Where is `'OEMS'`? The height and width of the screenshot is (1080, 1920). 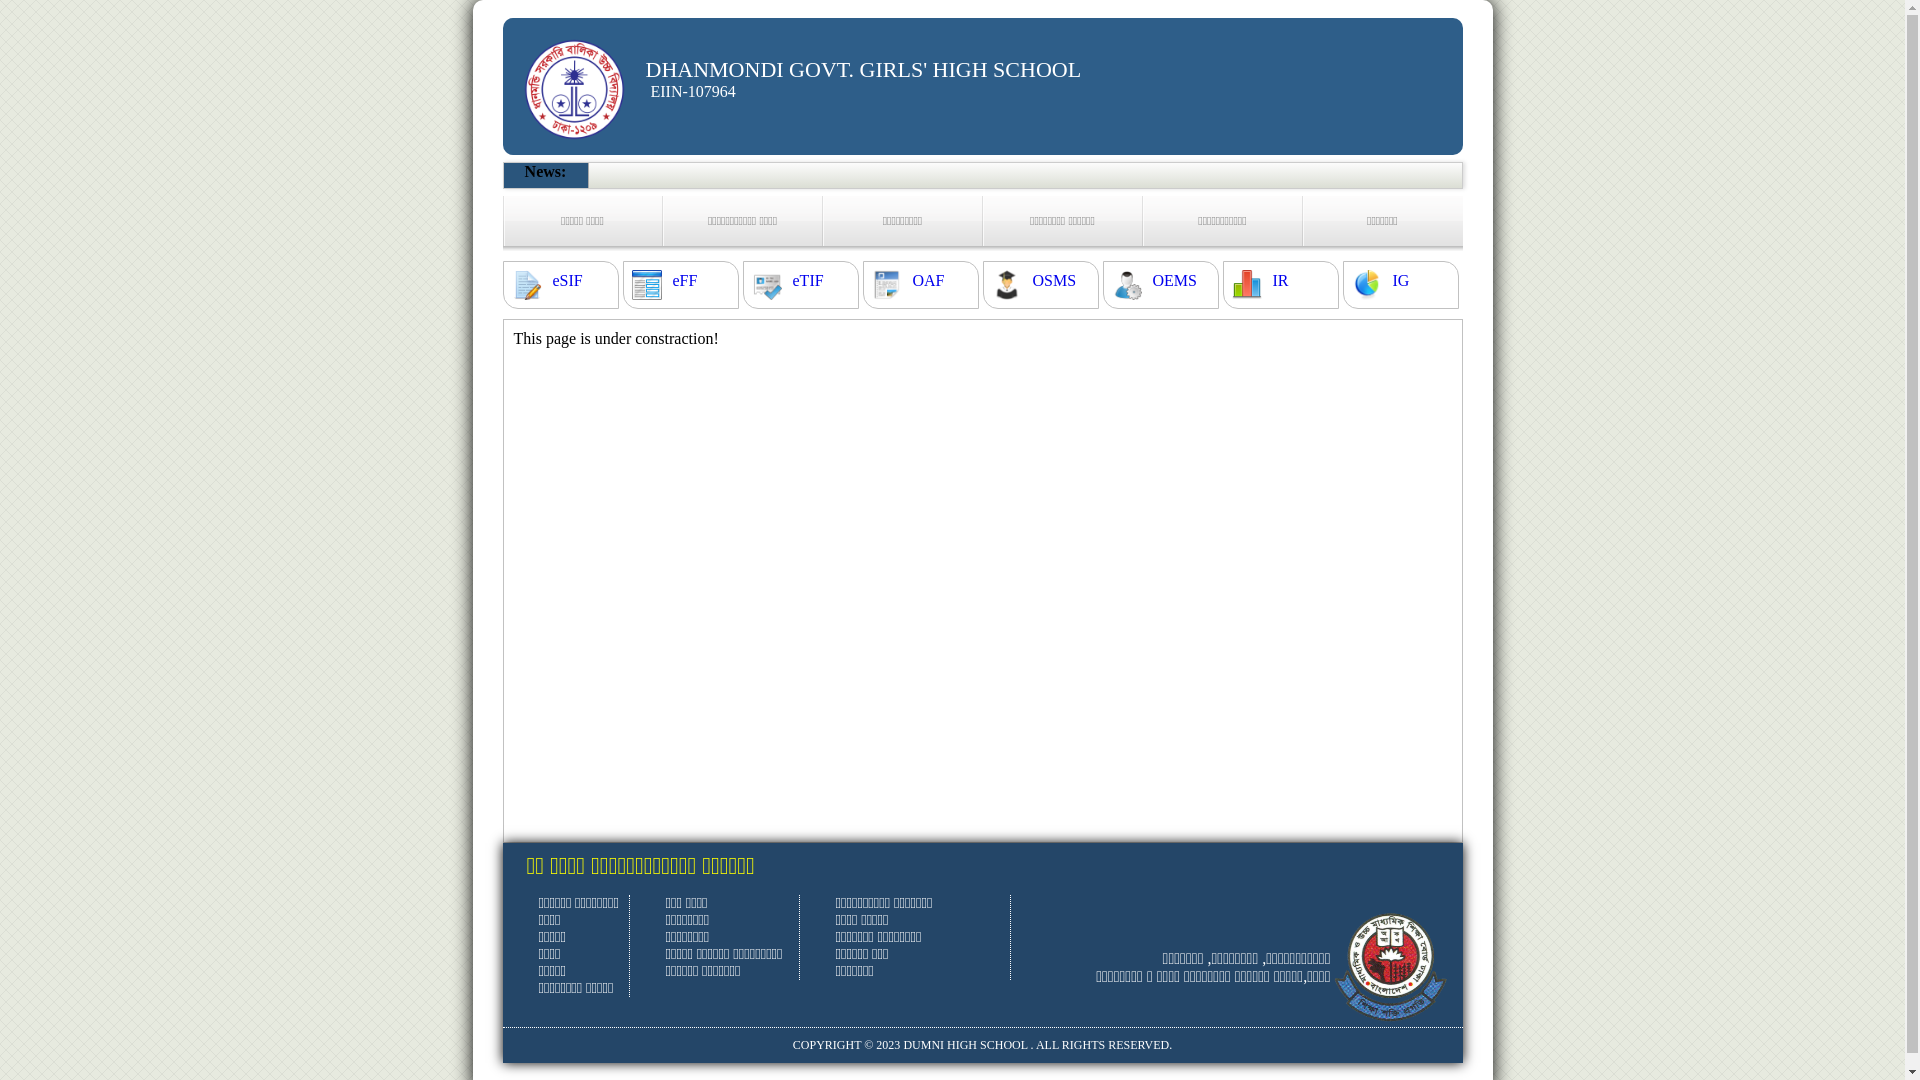
'OEMS' is located at coordinates (1174, 281).